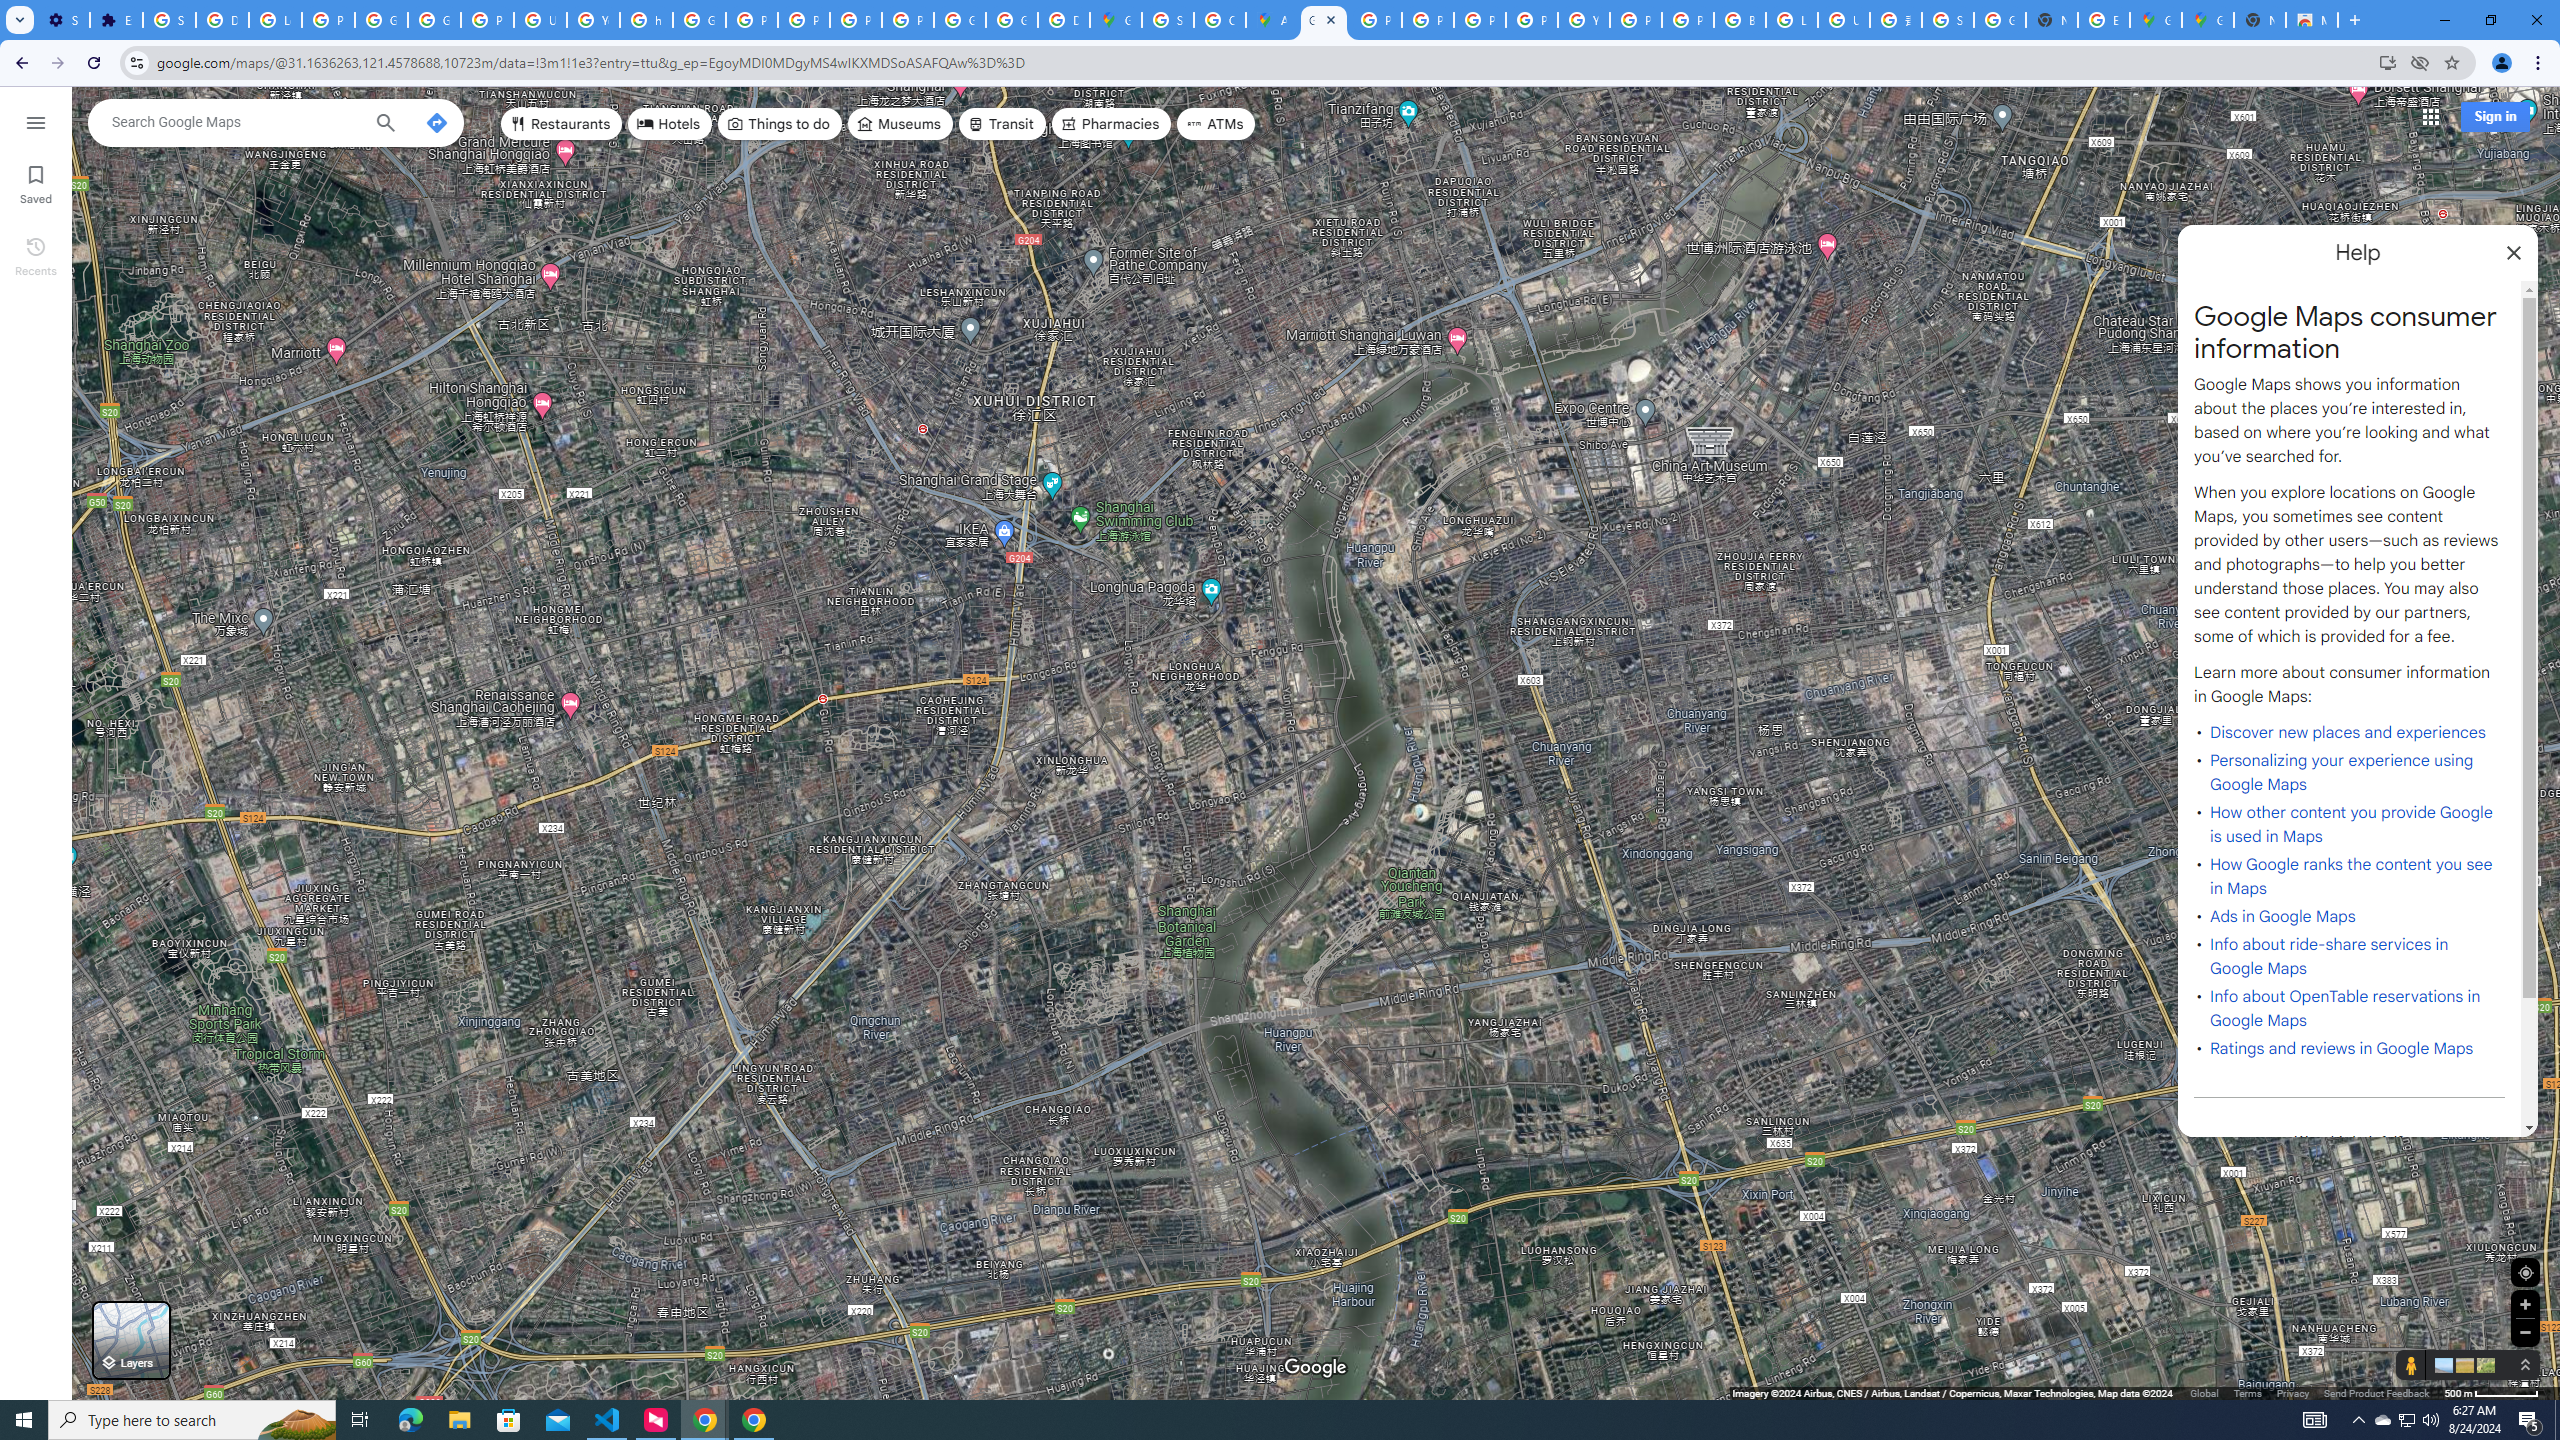 The image size is (2560, 1440). I want to click on 'Google Account Help', so click(380, 19).